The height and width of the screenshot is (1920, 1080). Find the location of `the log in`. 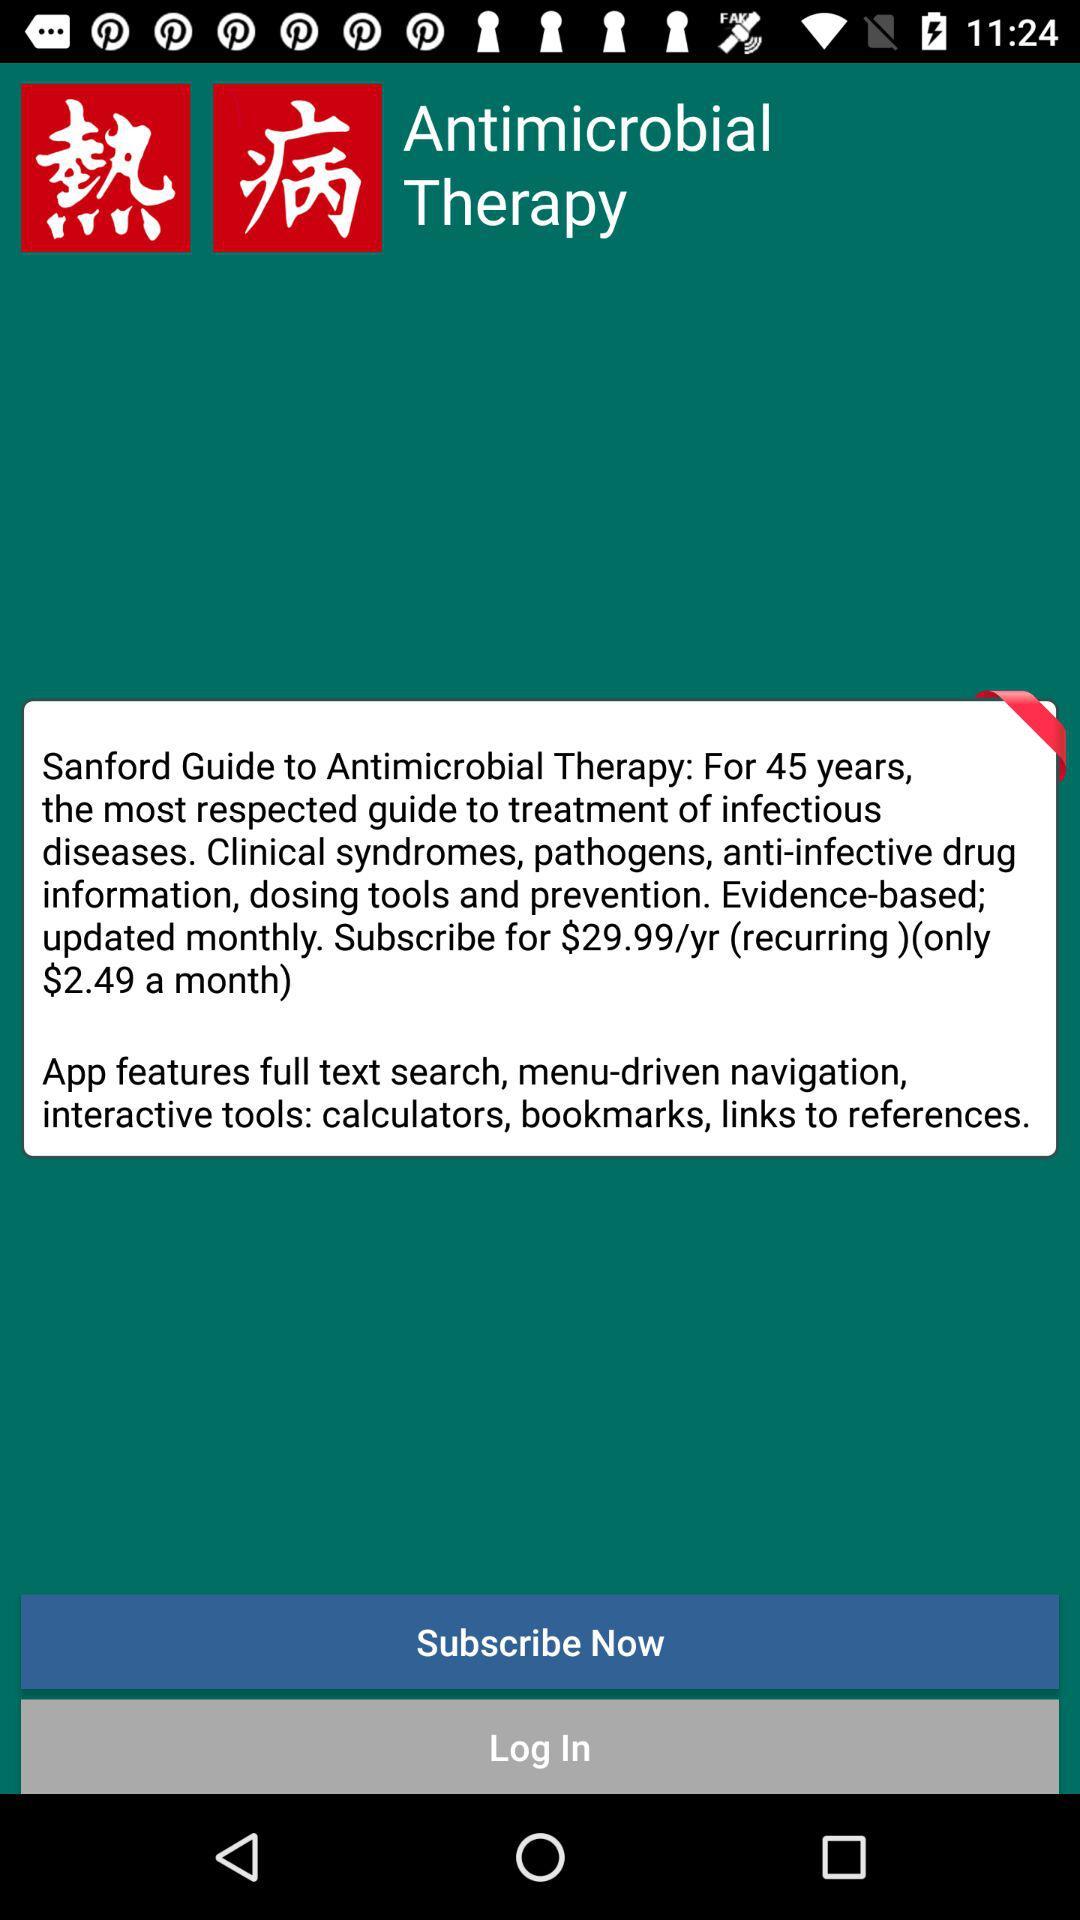

the log in is located at coordinates (540, 1745).